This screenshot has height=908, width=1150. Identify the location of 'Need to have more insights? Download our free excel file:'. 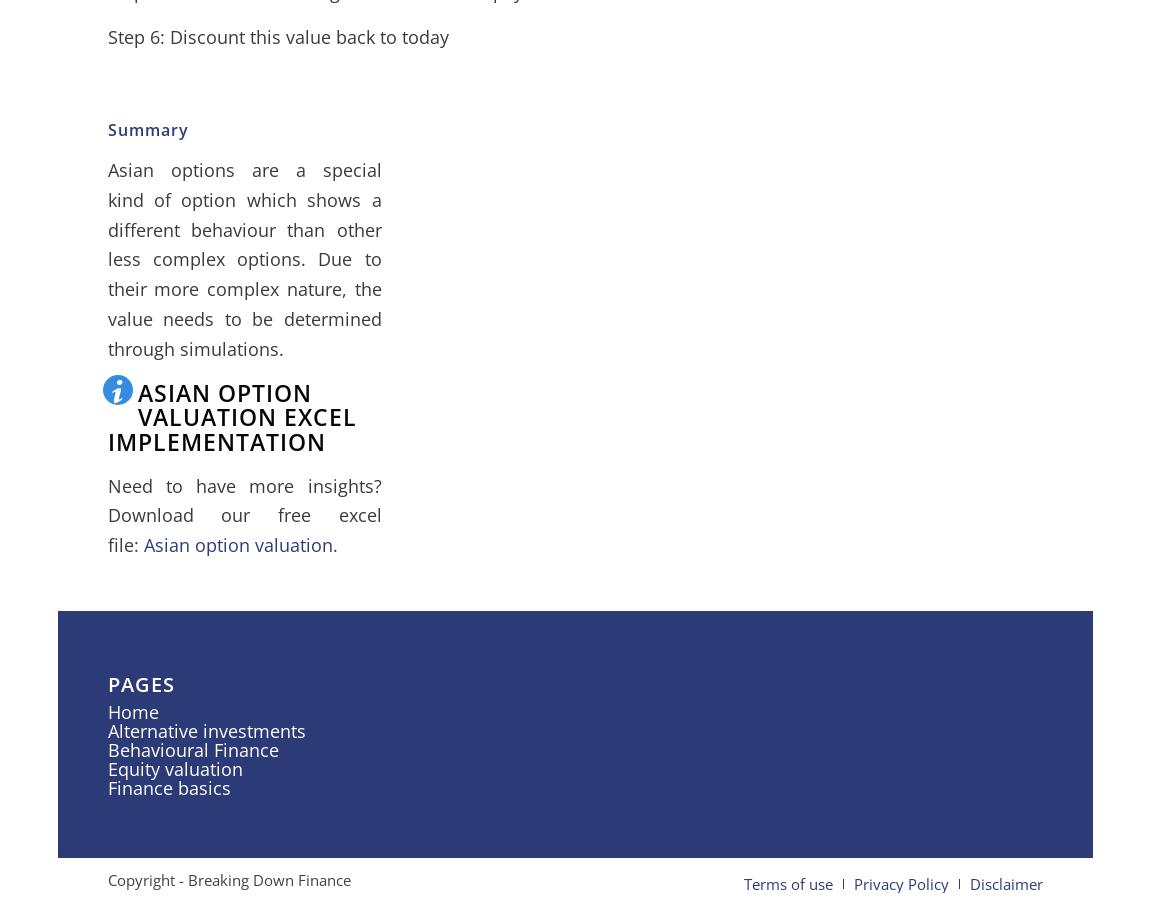
(243, 515).